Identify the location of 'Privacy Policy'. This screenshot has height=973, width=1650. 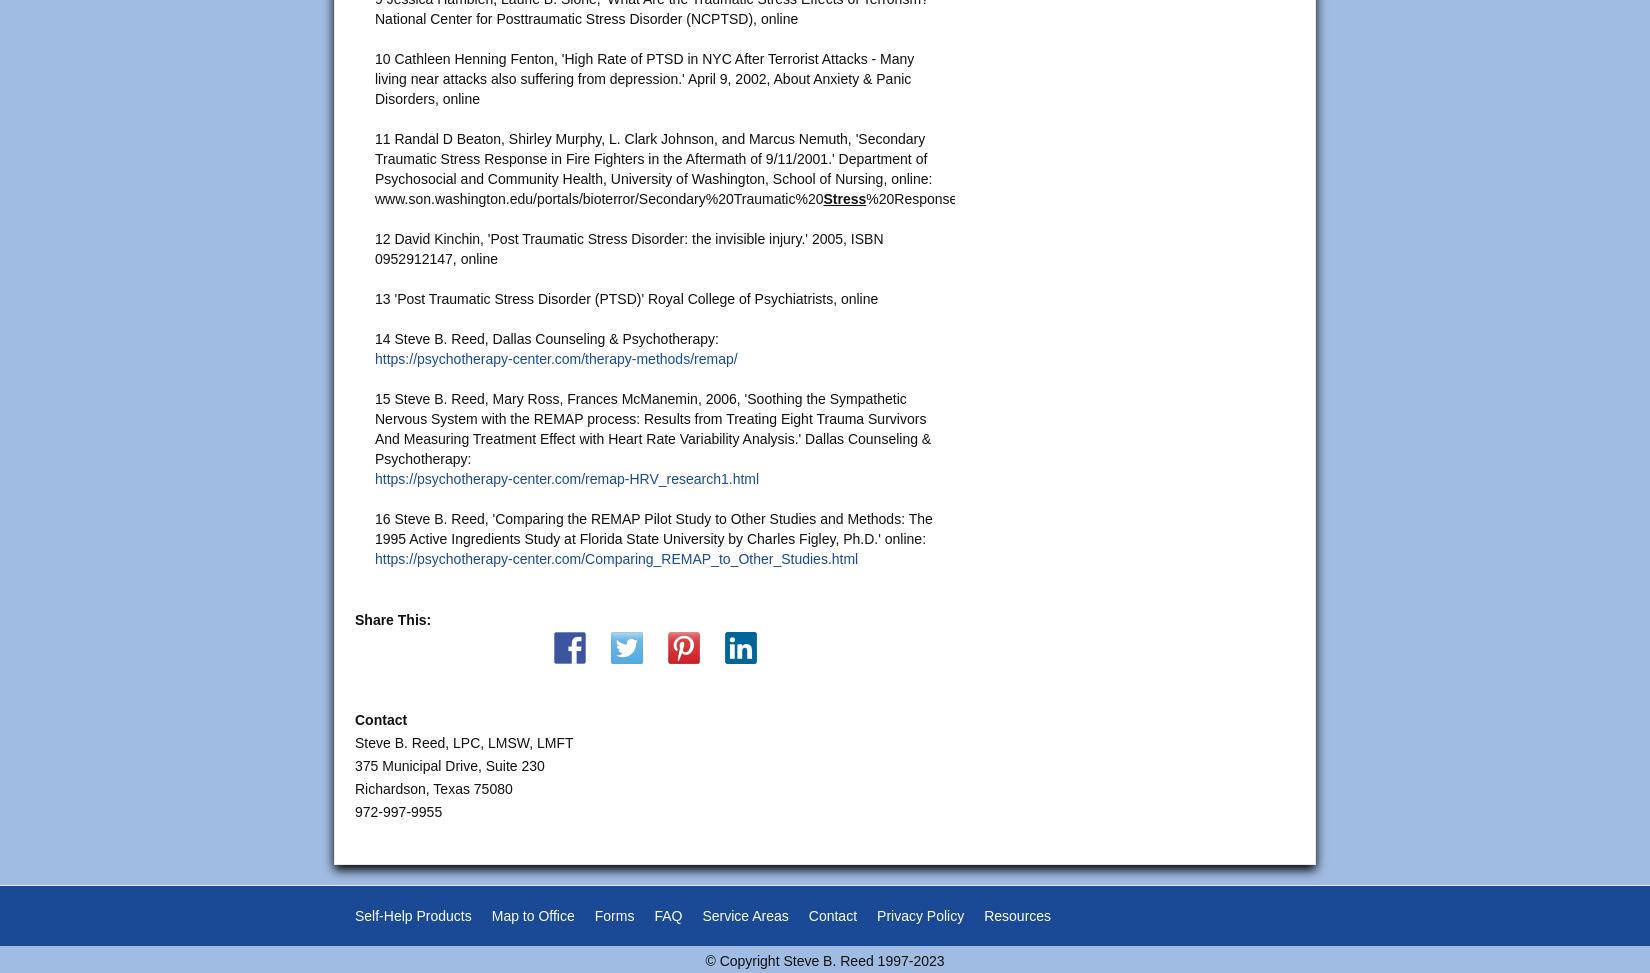
(920, 914).